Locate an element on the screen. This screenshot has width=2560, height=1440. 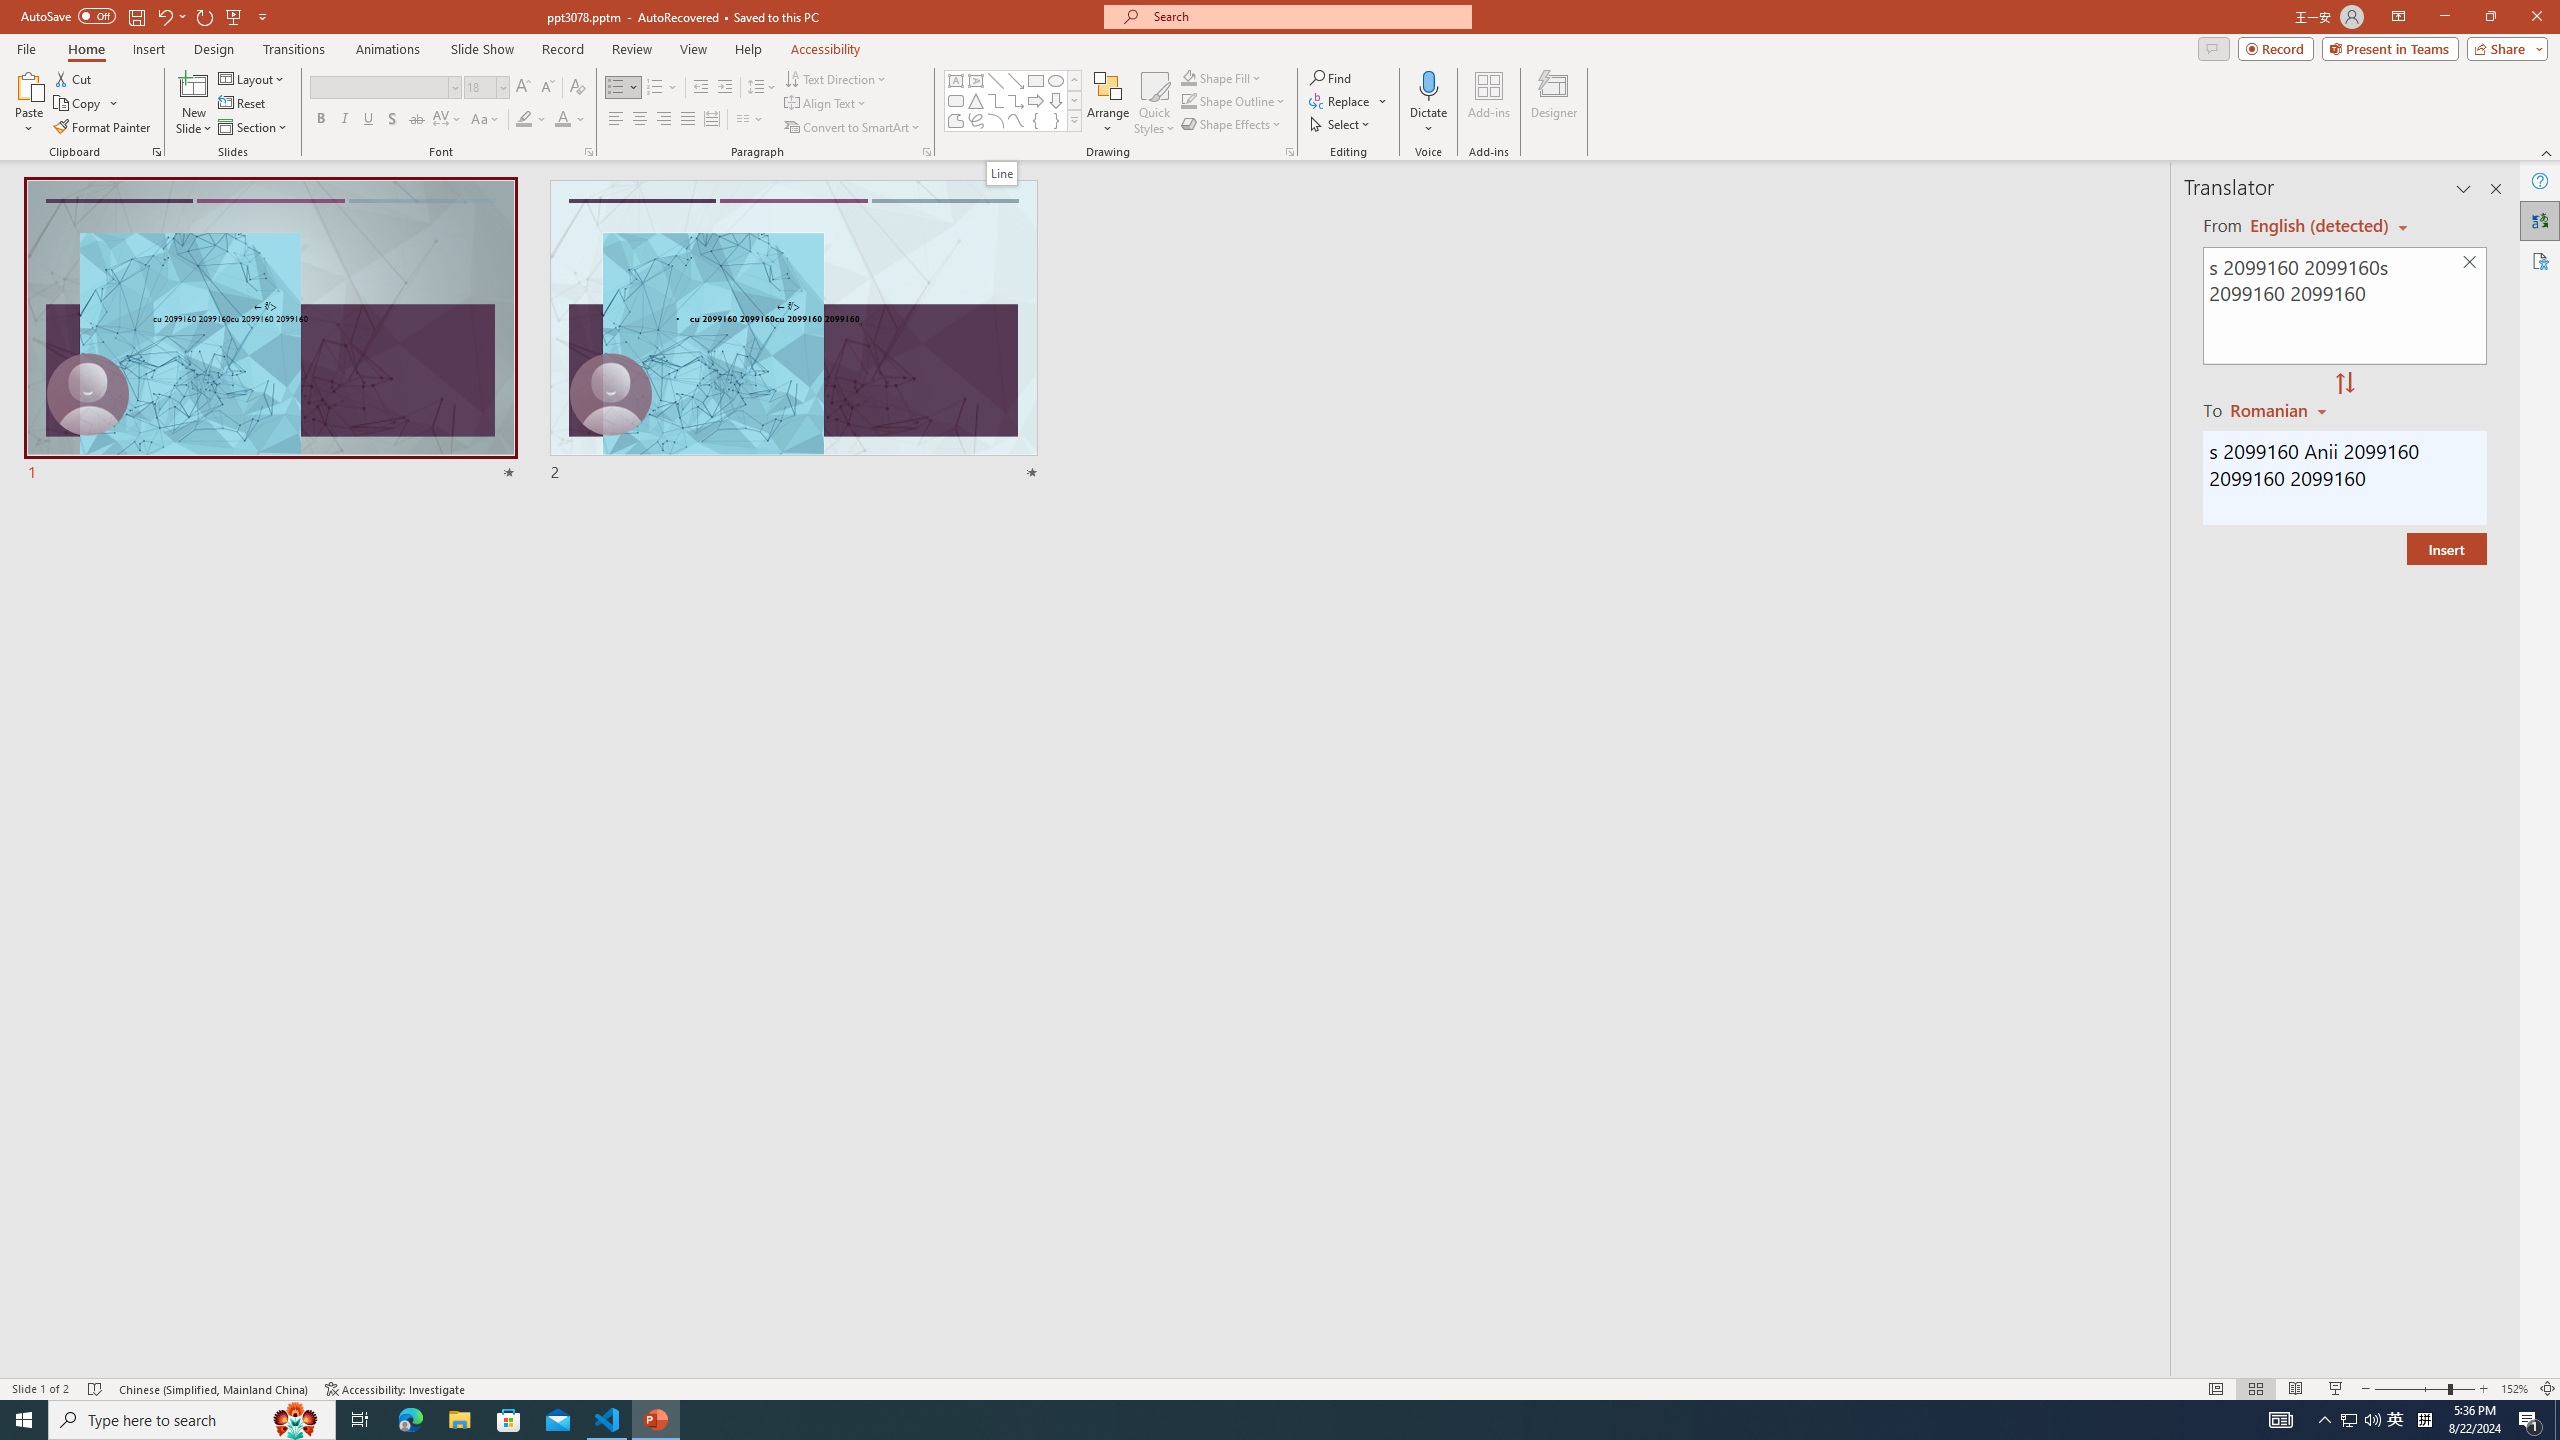
'Text Box' is located at coordinates (955, 80).